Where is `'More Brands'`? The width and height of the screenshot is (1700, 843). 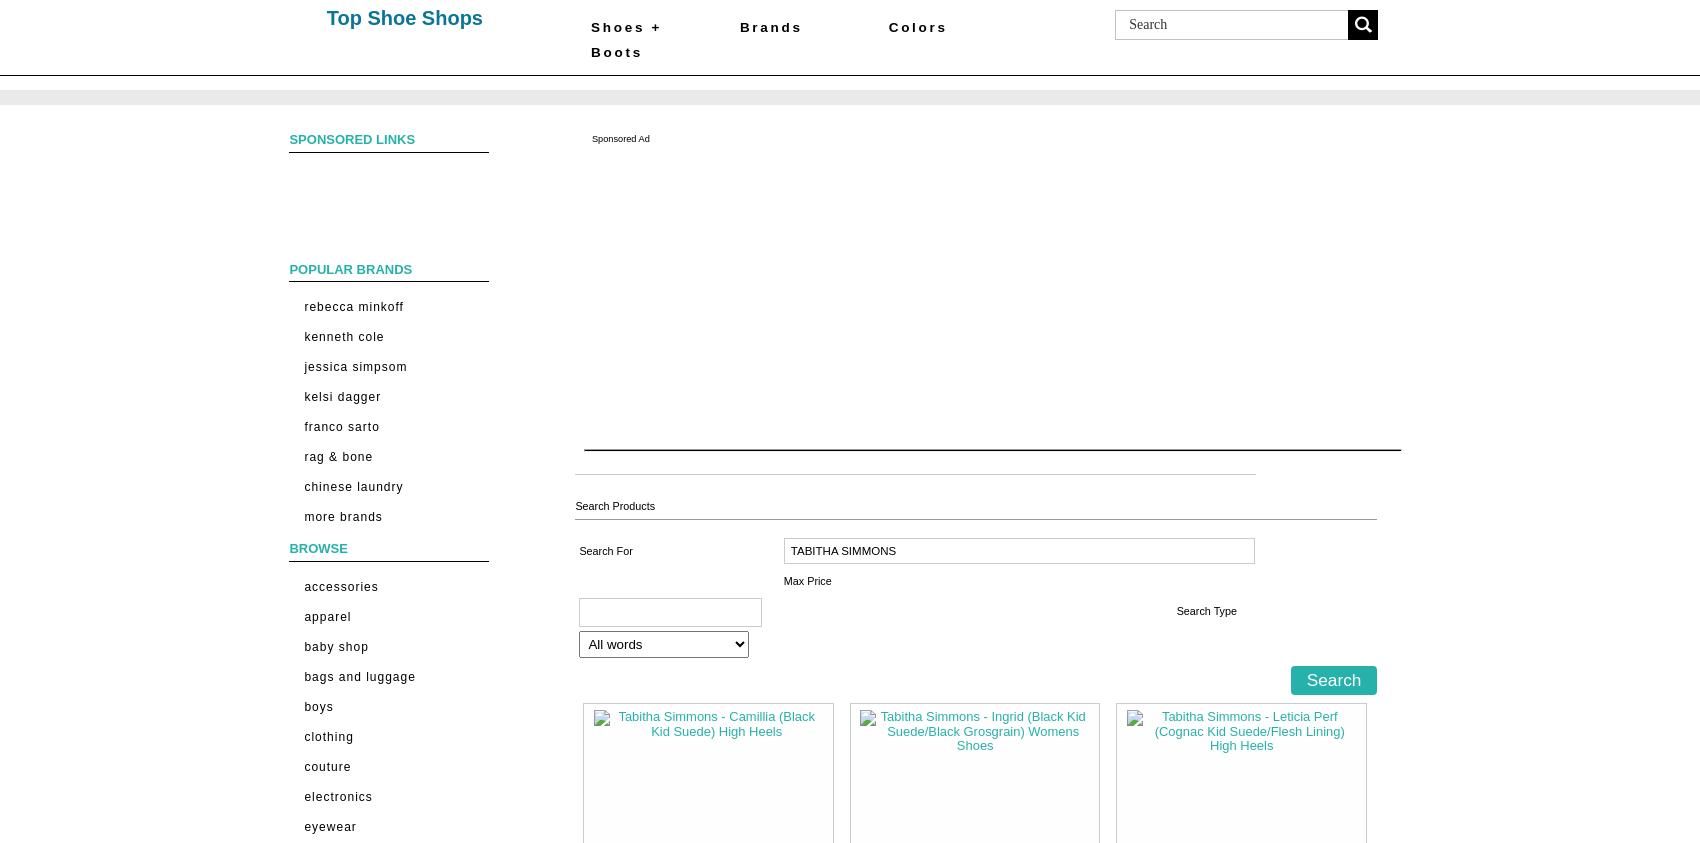 'More Brands' is located at coordinates (342, 517).